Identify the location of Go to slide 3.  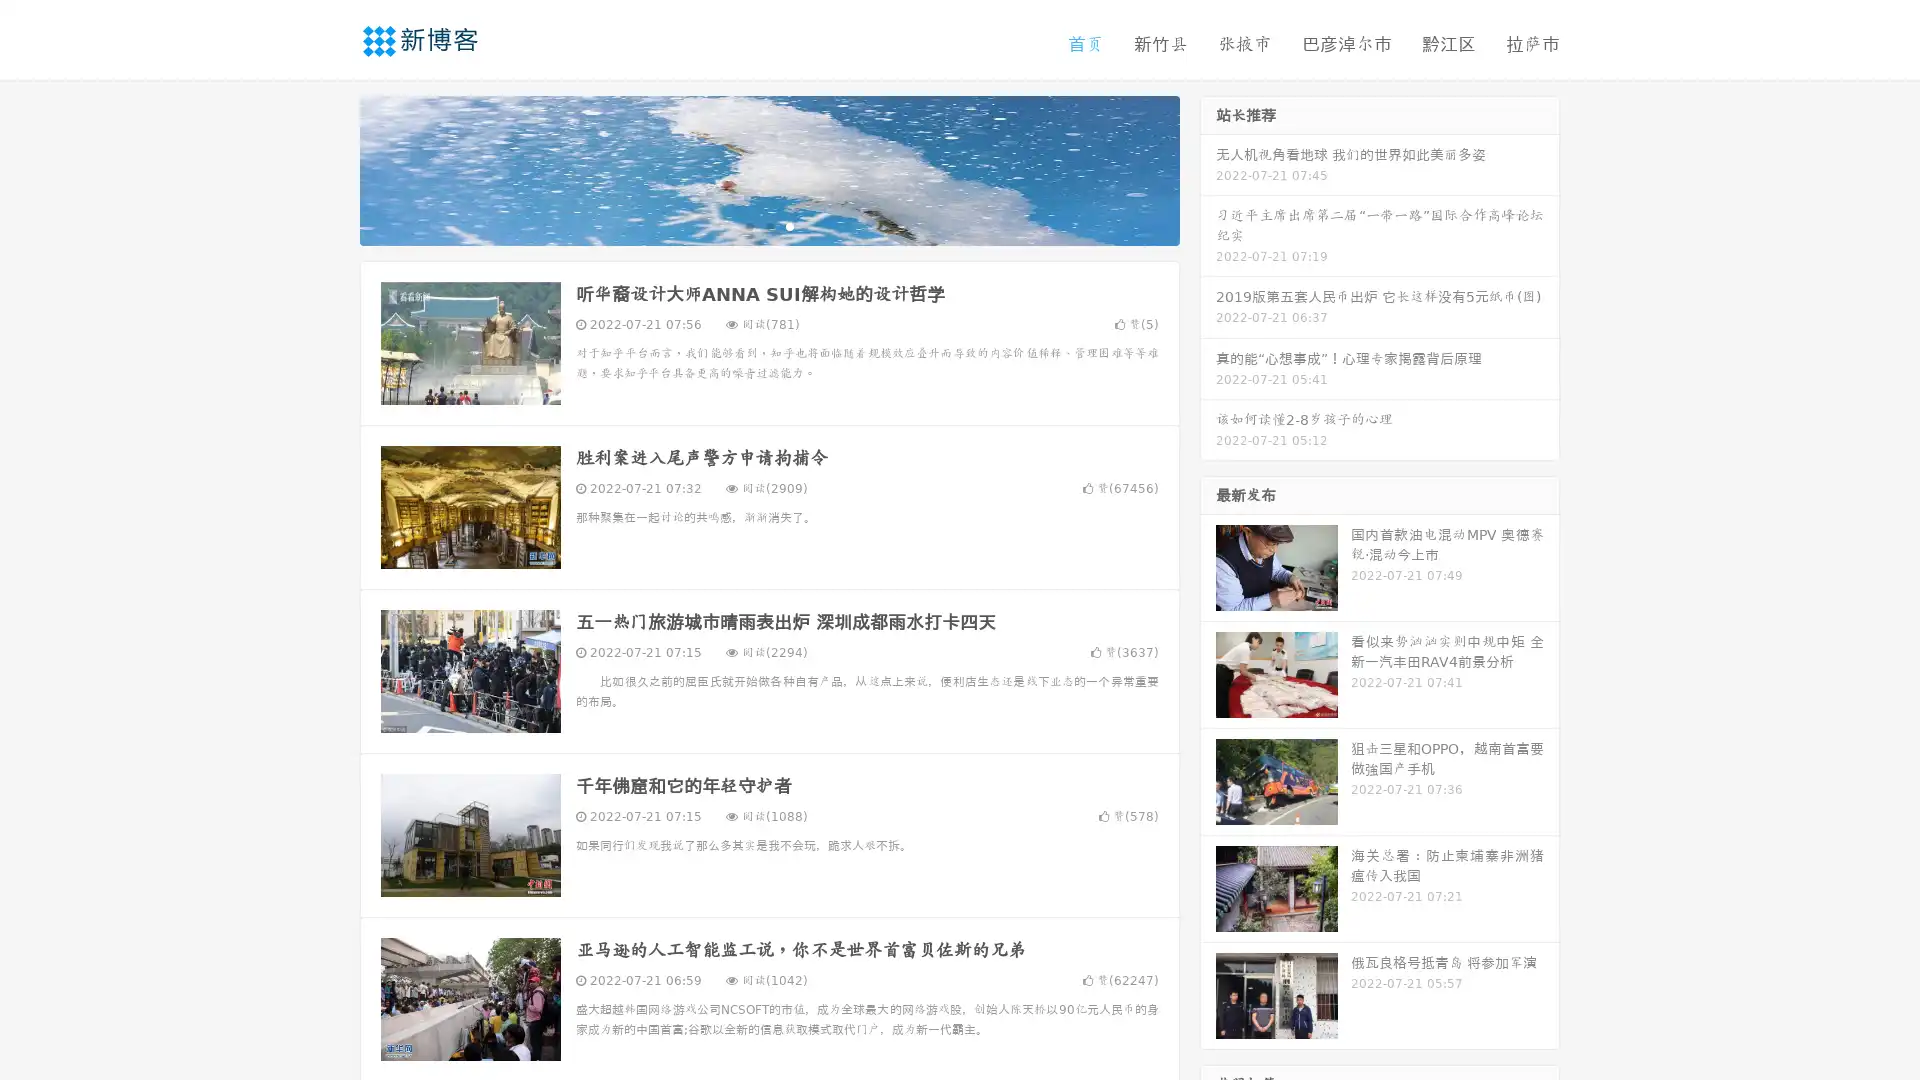
(789, 225).